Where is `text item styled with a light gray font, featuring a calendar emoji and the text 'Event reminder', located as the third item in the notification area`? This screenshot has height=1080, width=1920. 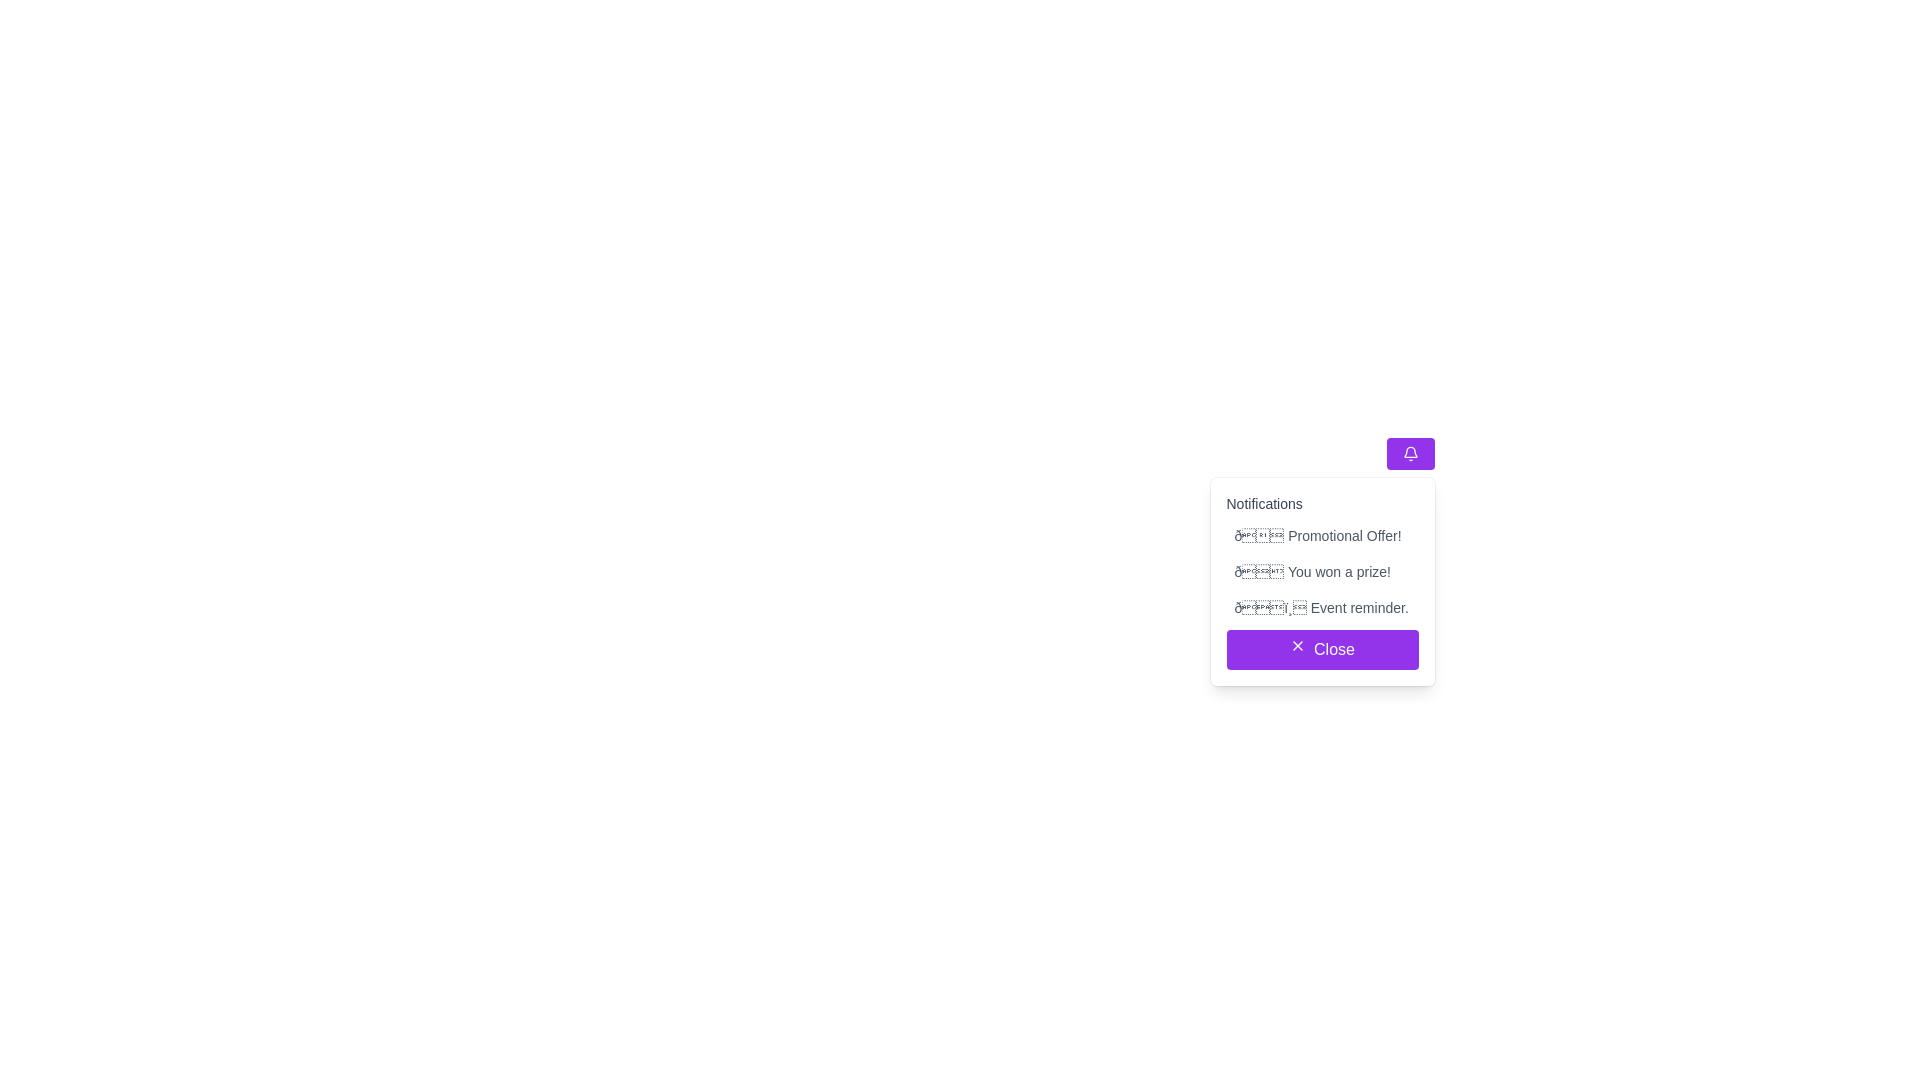
text item styled with a light gray font, featuring a calendar emoji and the text 'Event reminder', located as the third item in the notification area is located at coordinates (1322, 607).